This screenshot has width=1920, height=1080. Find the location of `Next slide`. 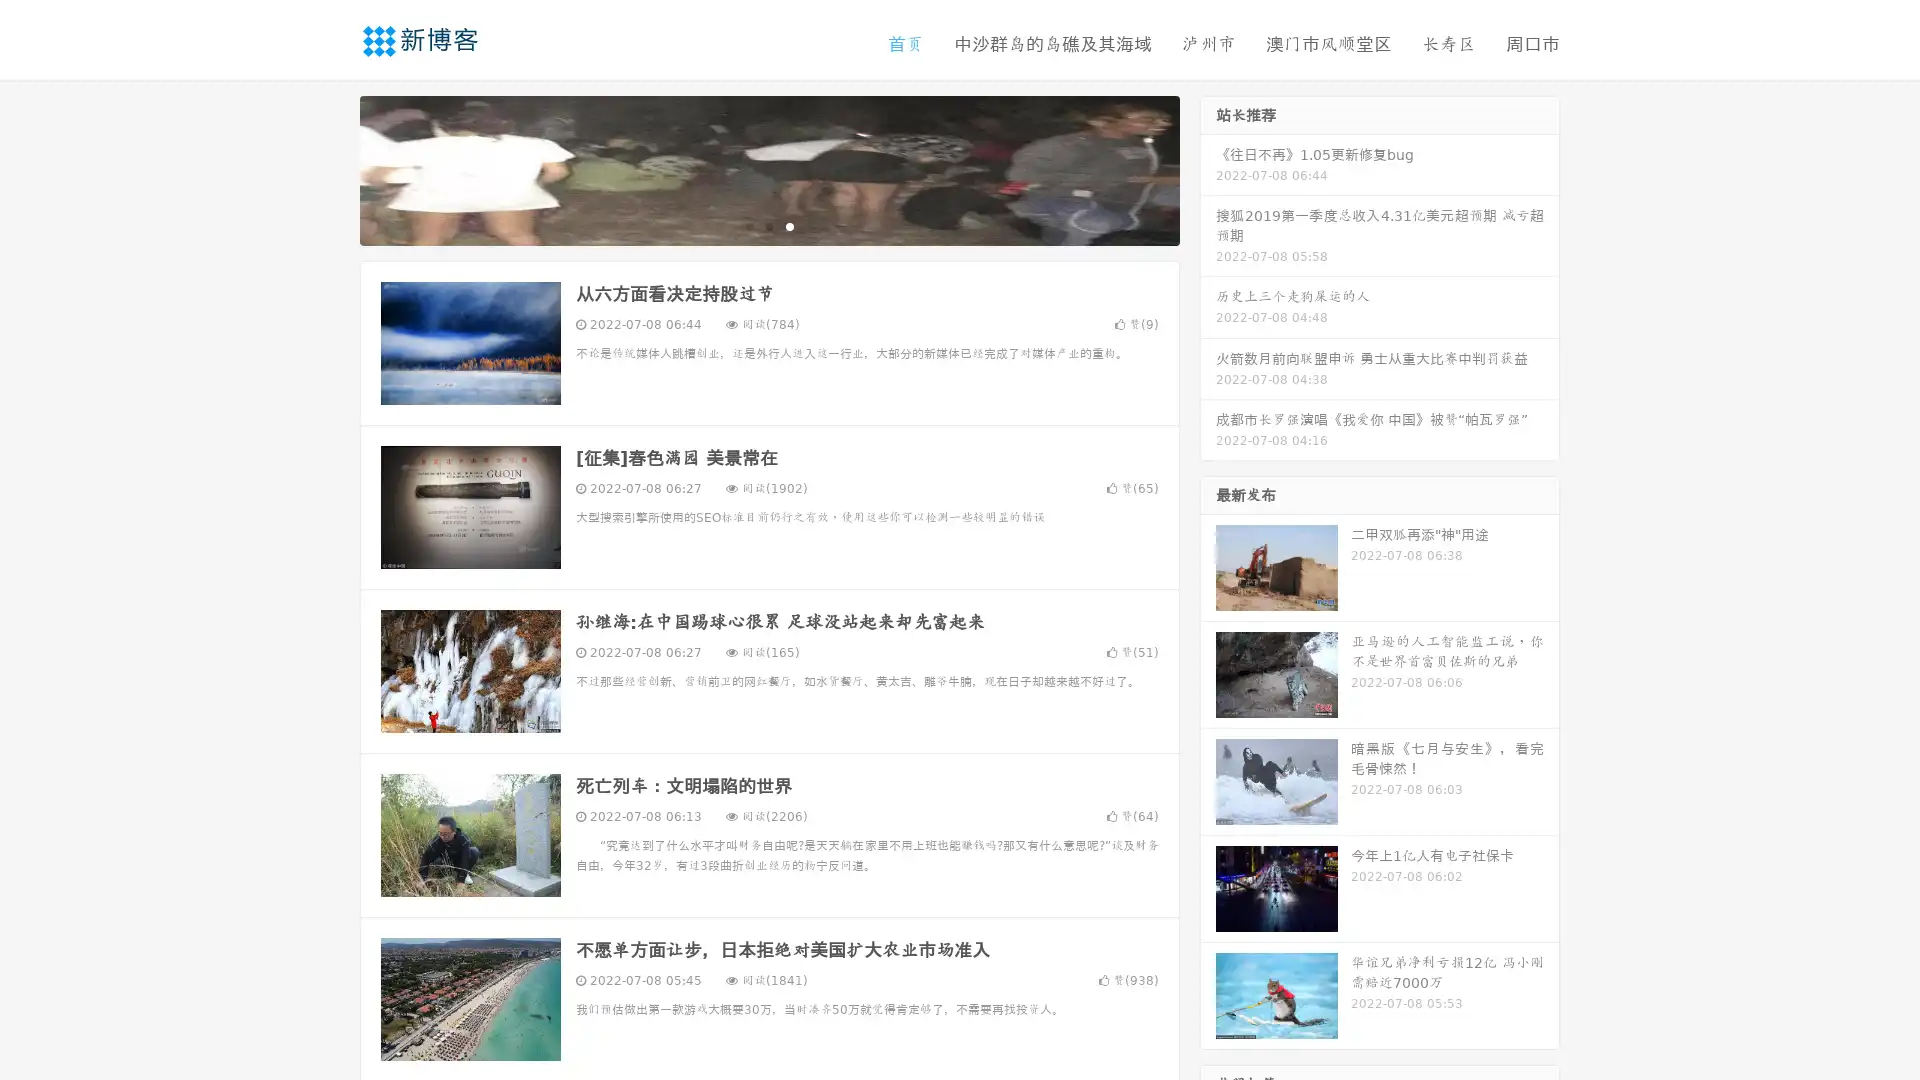

Next slide is located at coordinates (1208, 168).